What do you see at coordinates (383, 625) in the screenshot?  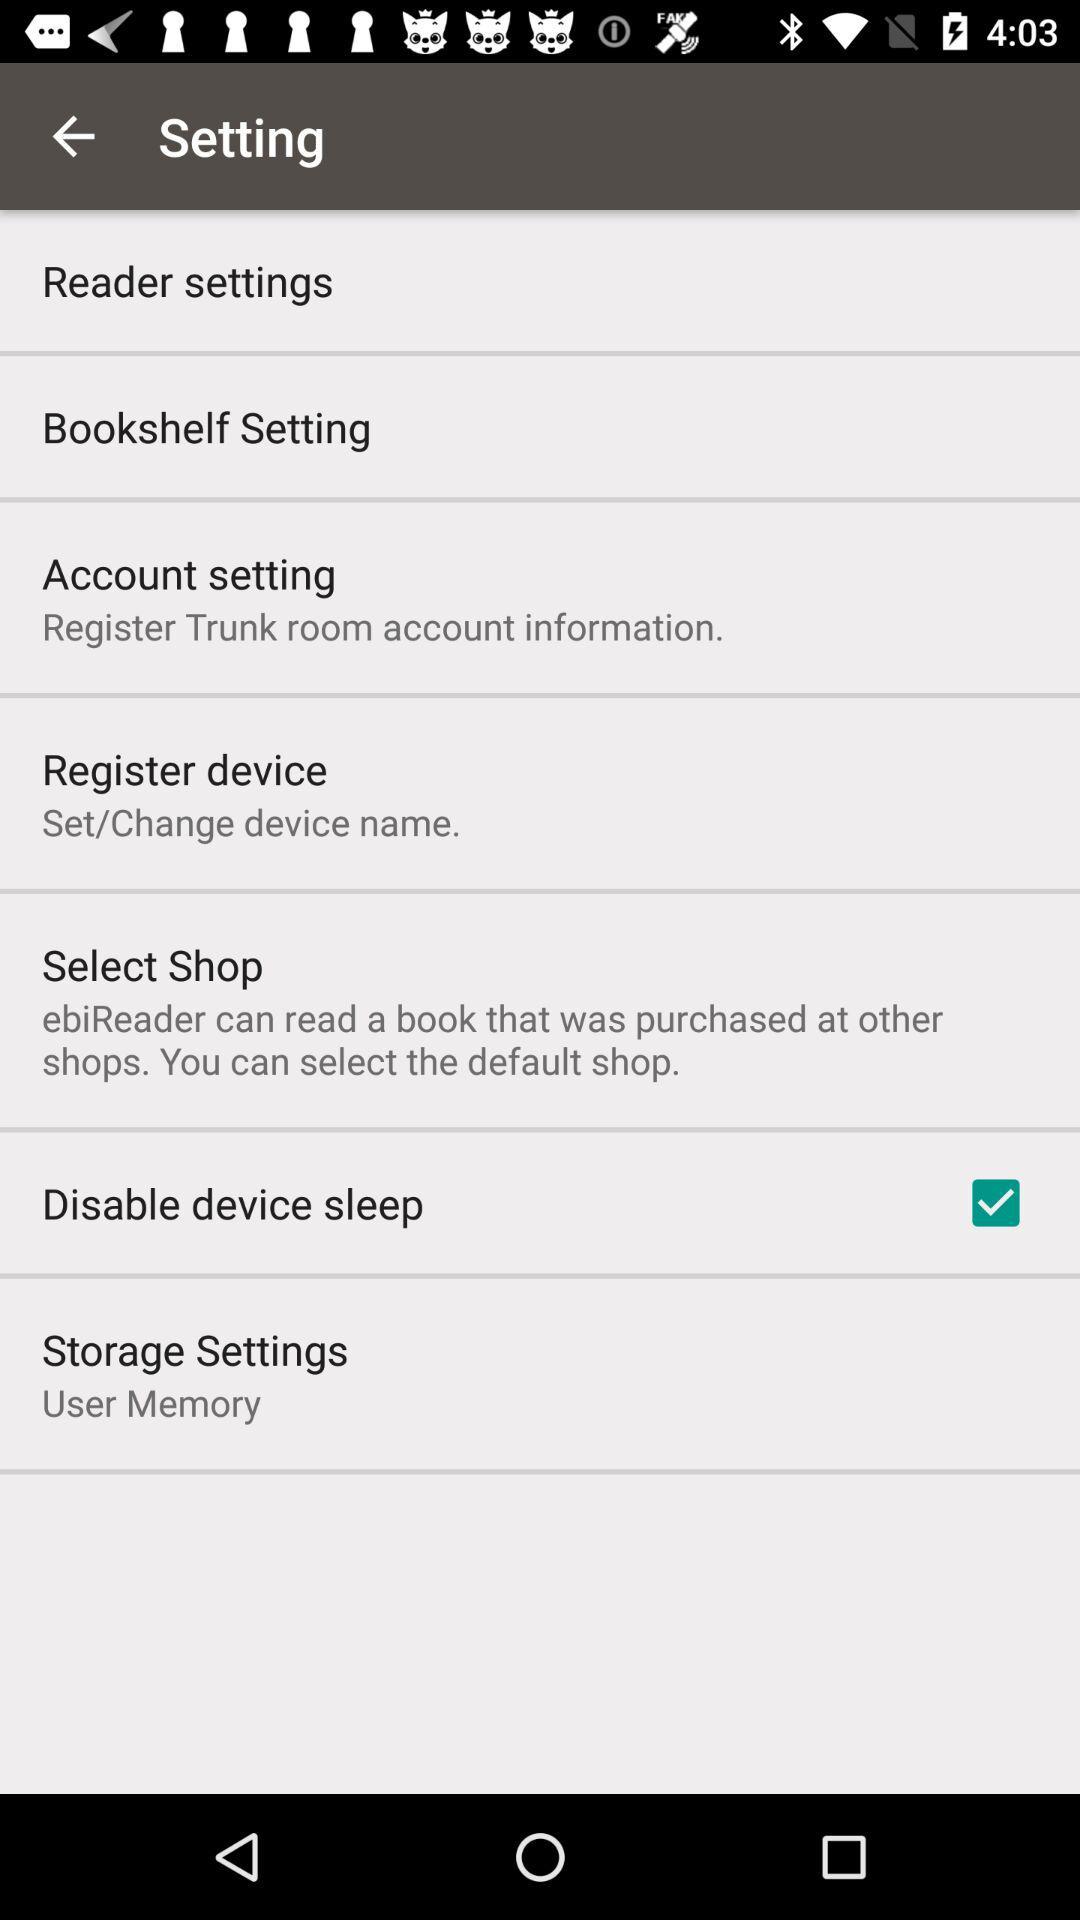 I see `the register trunk room` at bounding box center [383, 625].